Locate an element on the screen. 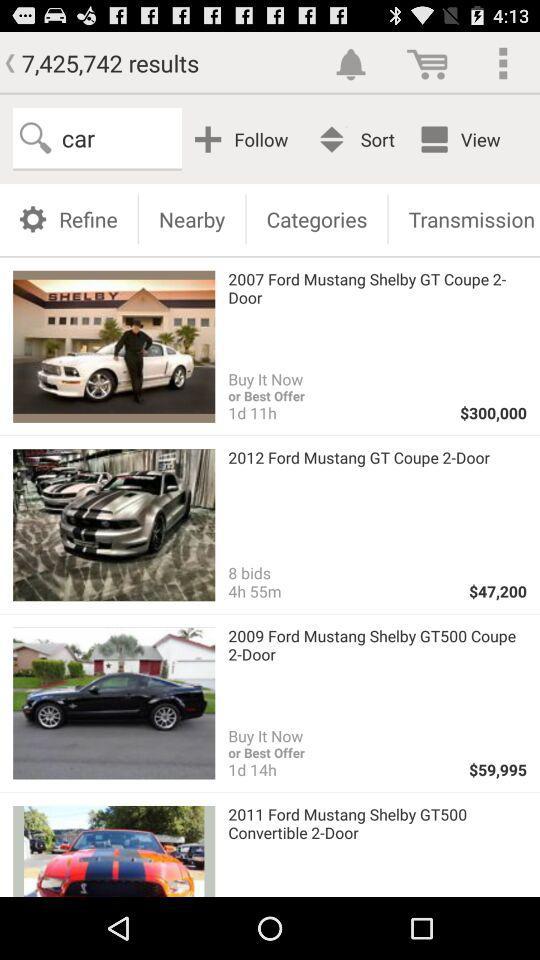  the last image is located at coordinates (113, 850).